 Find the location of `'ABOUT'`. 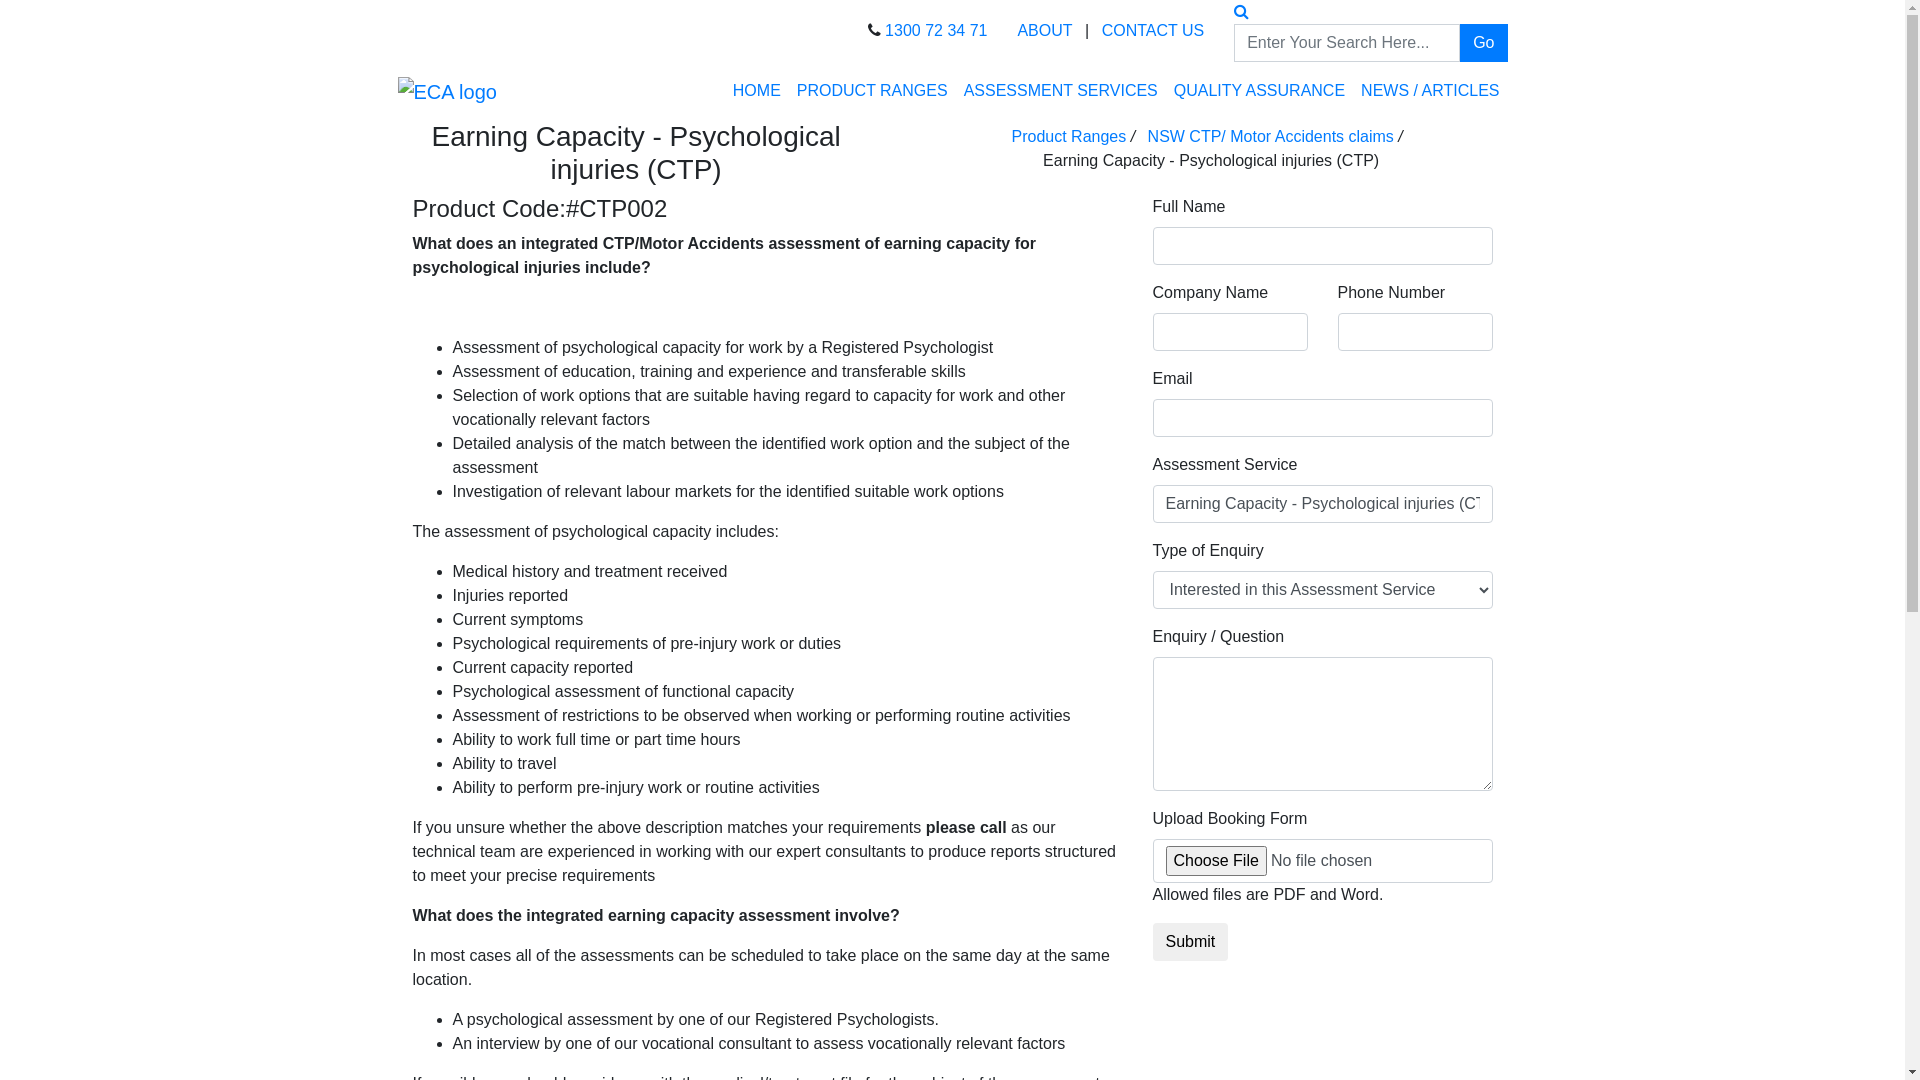

'ABOUT' is located at coordinates (1043, 30).